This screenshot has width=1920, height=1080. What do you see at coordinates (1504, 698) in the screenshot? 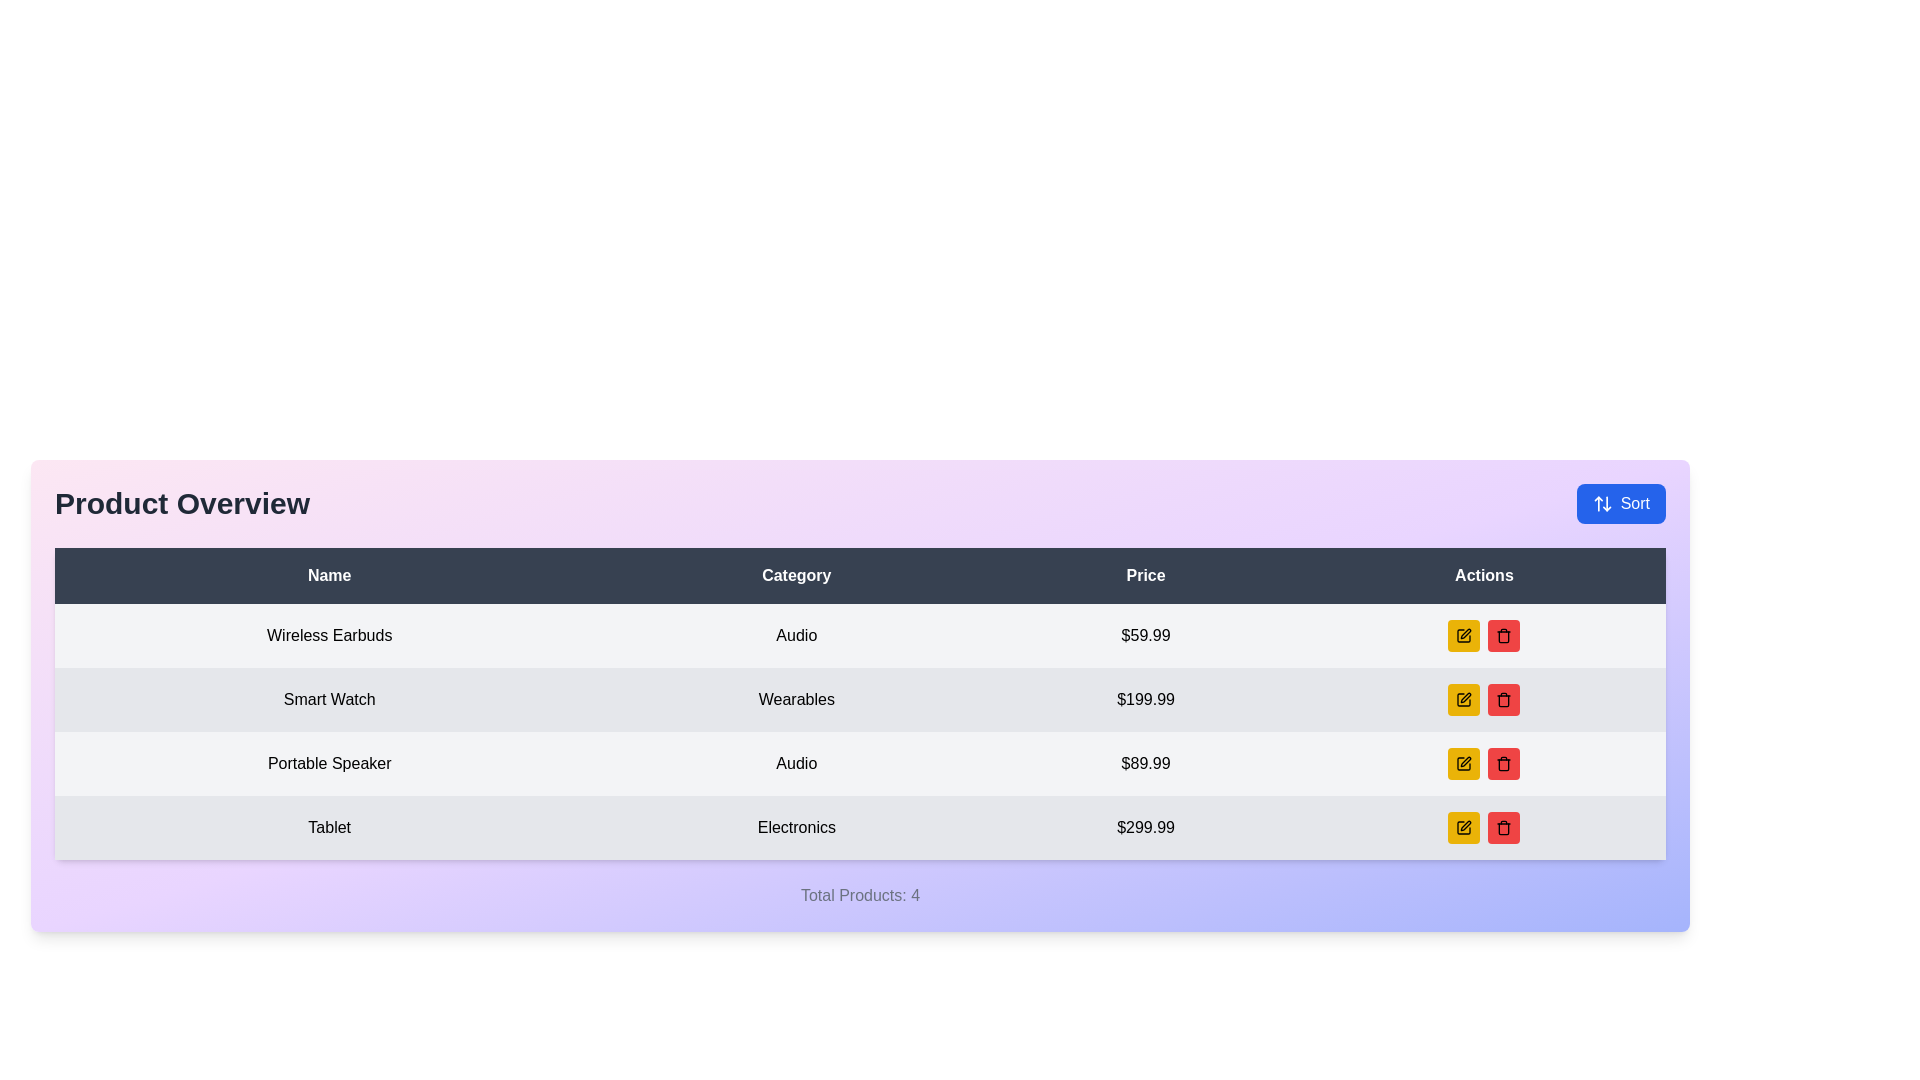
I see `the delete icon located in the fourth row under the 'Actions' column of the table, which is the second icon to the right of the yellow edit icon` at bounding box center [1504, 698].